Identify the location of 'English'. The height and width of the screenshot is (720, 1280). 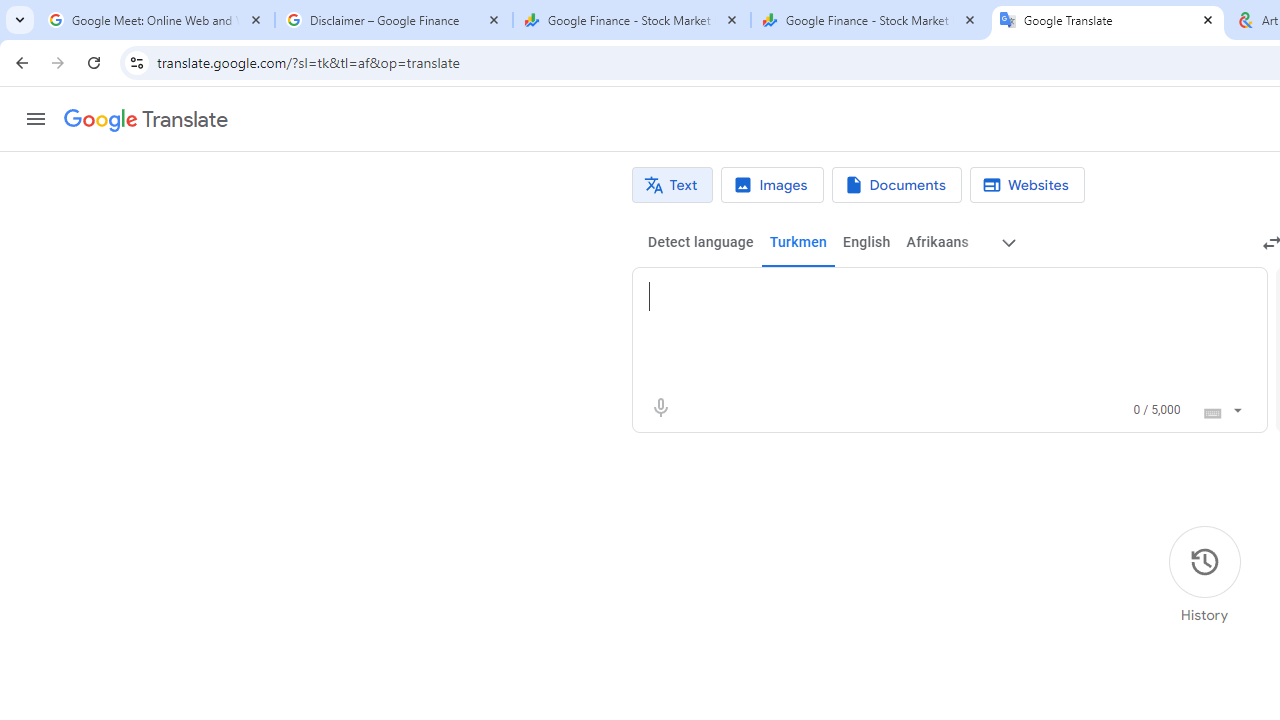
(866, 242).